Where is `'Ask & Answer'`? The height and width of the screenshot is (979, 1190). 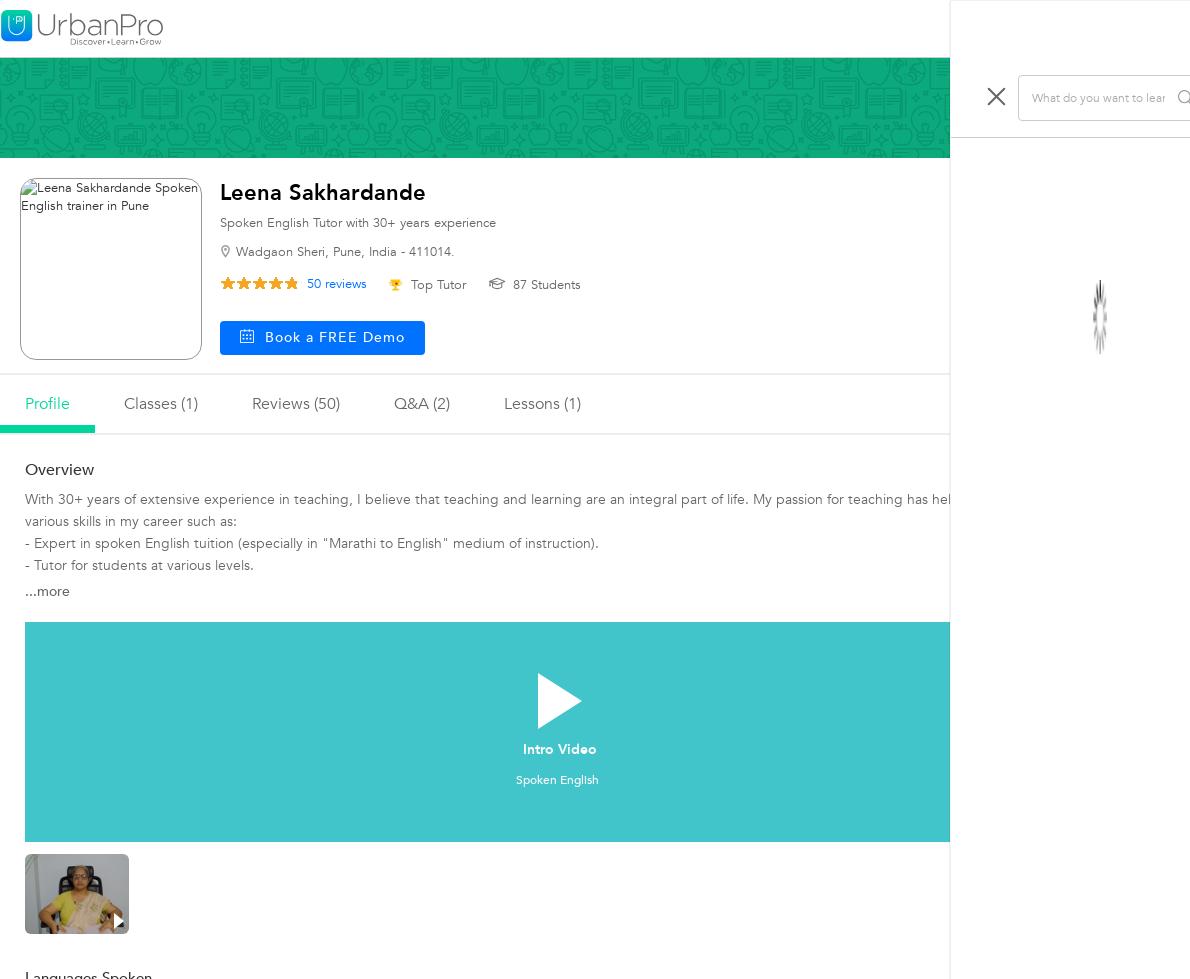 'Ask & Answer' is located at coordinates (973, 177).